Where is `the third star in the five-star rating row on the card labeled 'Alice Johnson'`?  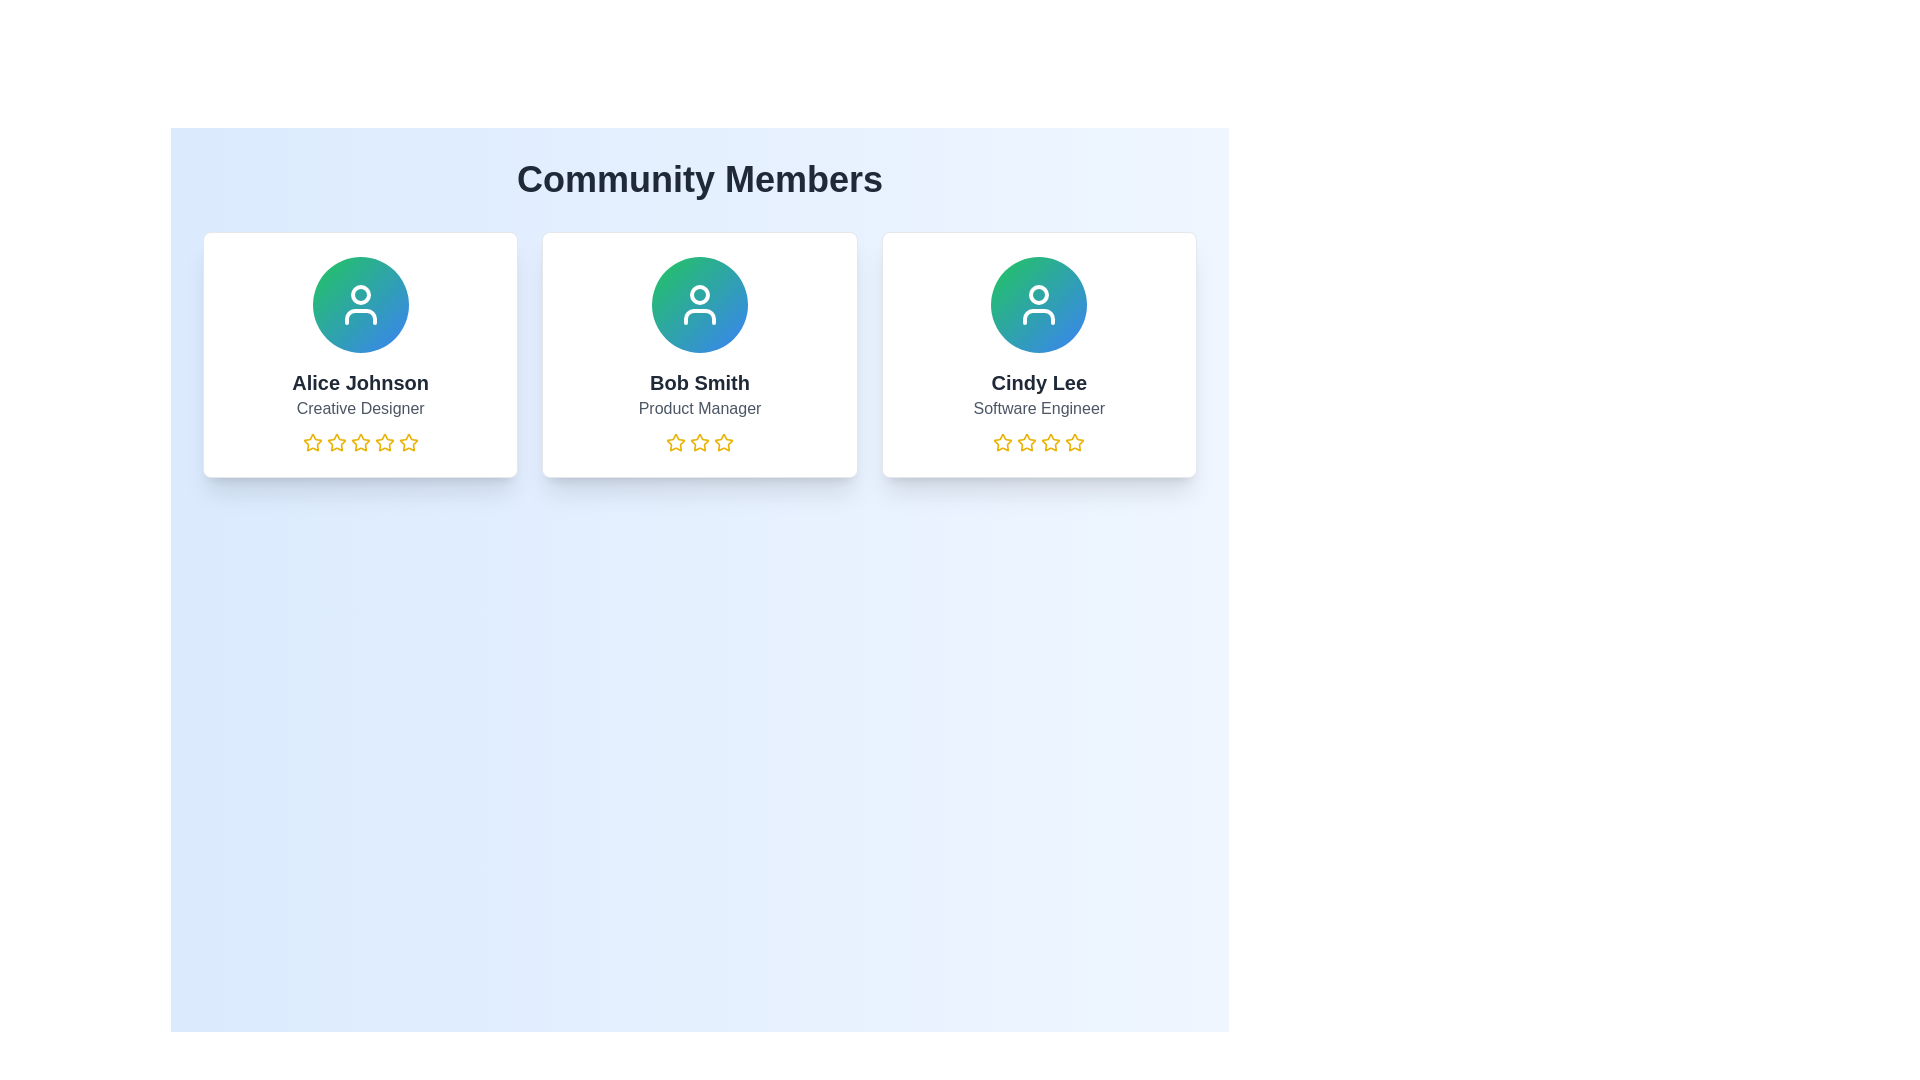
the third star in the five-star rating row on the card labeled 'Alice Johnson' is located at coordinates (384, 441).